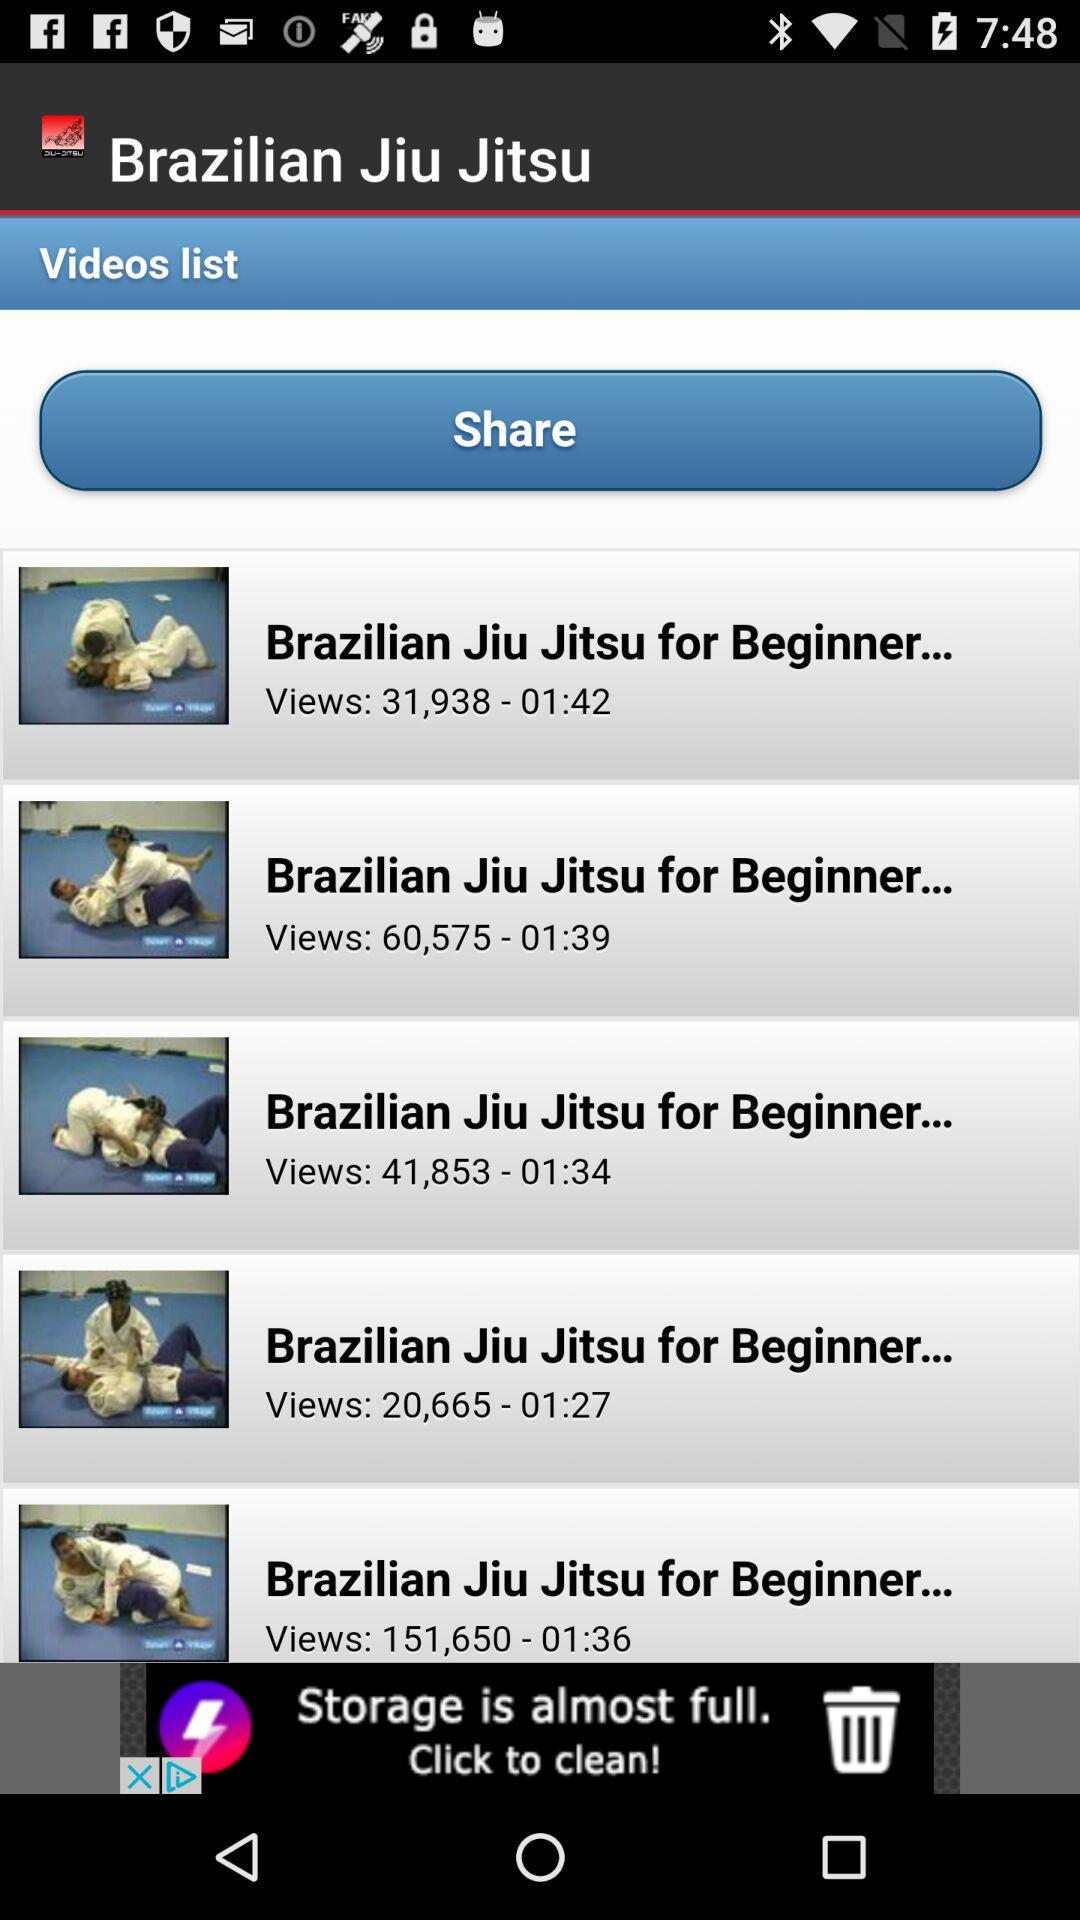  Describe the element at coordinates (540, 1727) in the screenshot. I see `advertisements` at that location.